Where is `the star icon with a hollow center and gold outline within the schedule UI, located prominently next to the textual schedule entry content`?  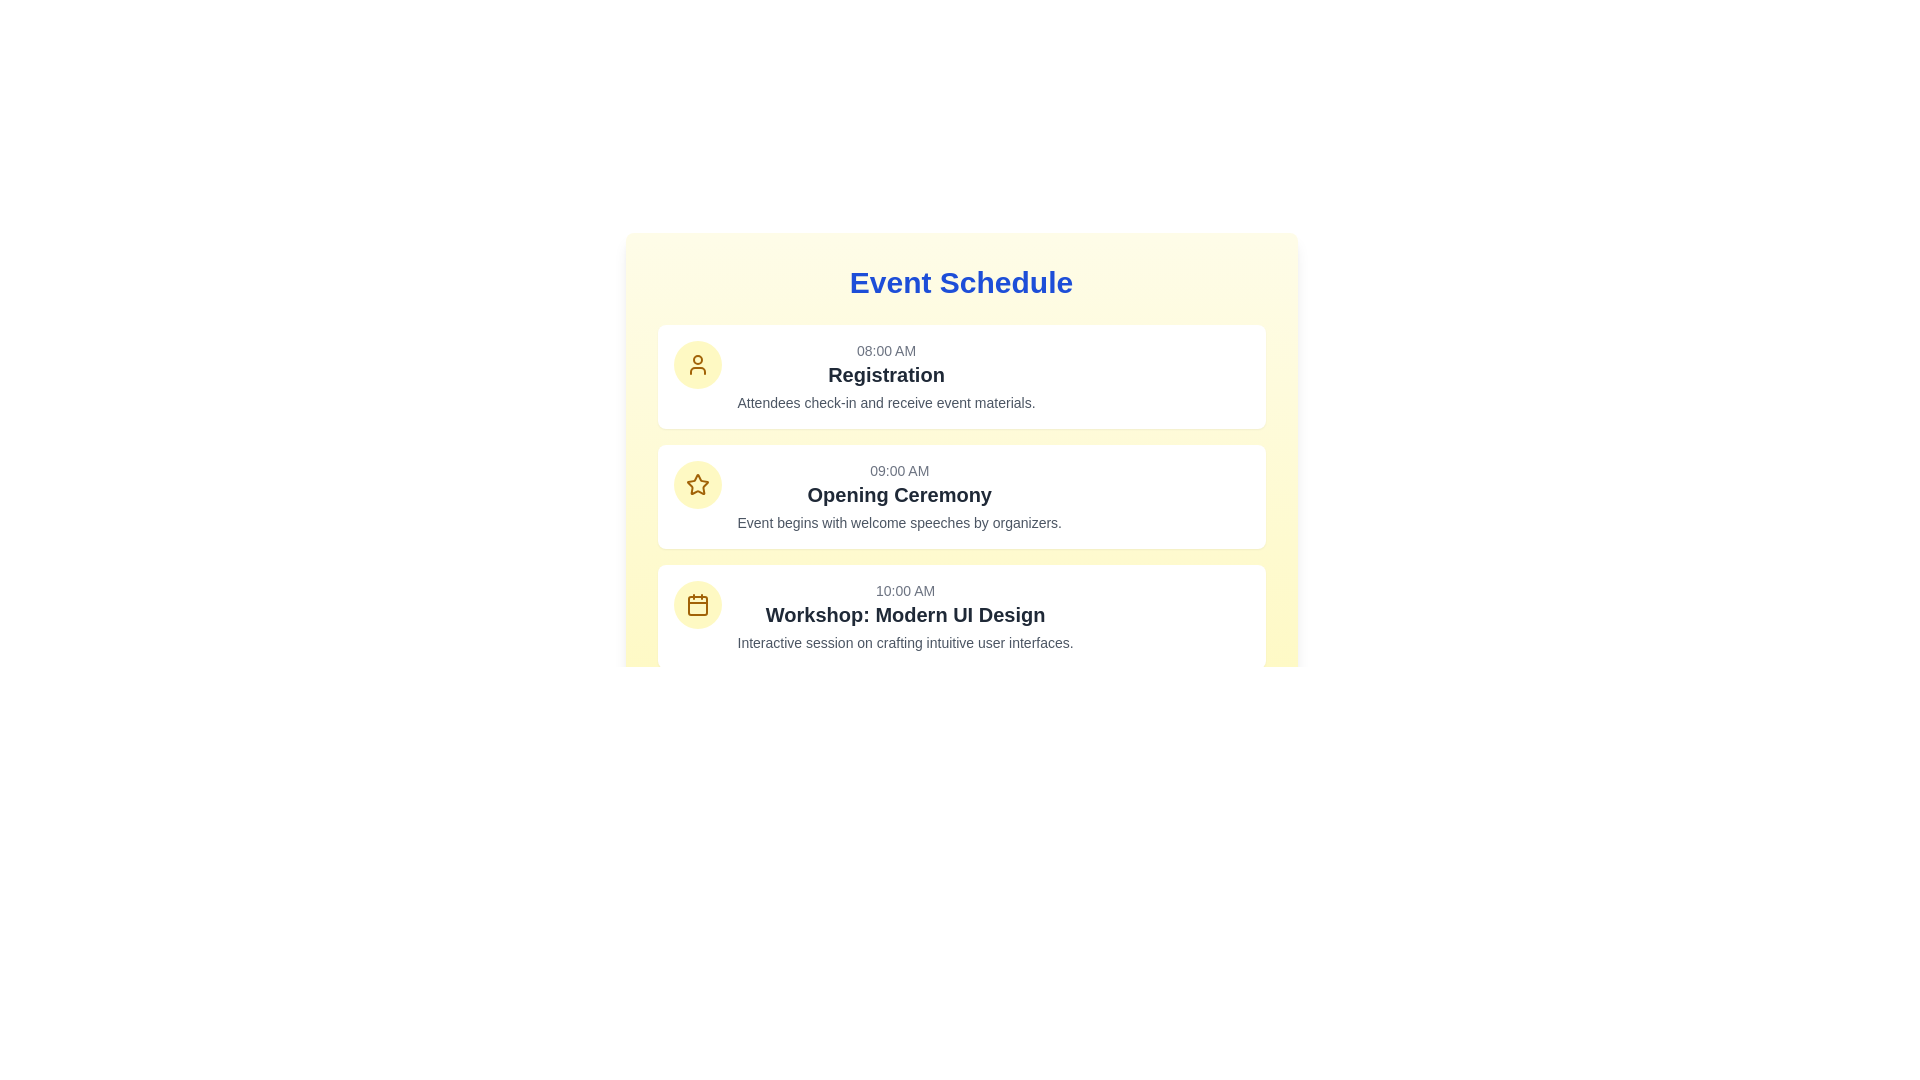
the star icon with a hollow center and gold outline within the schedule UI, located prominently next to the textual schedule entry content is located at coordinates (697, 484).